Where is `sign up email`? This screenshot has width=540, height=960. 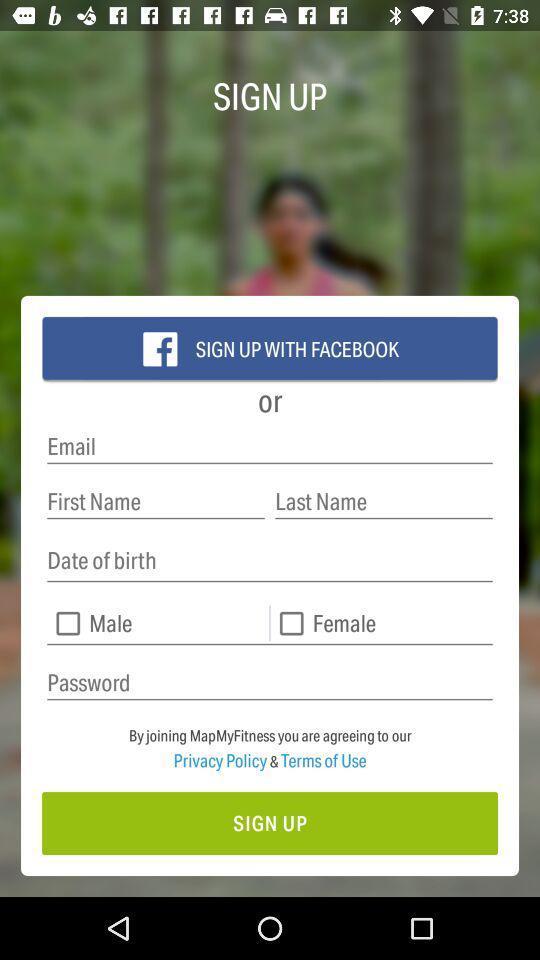 sign up email is located at coordinates (270, 446).